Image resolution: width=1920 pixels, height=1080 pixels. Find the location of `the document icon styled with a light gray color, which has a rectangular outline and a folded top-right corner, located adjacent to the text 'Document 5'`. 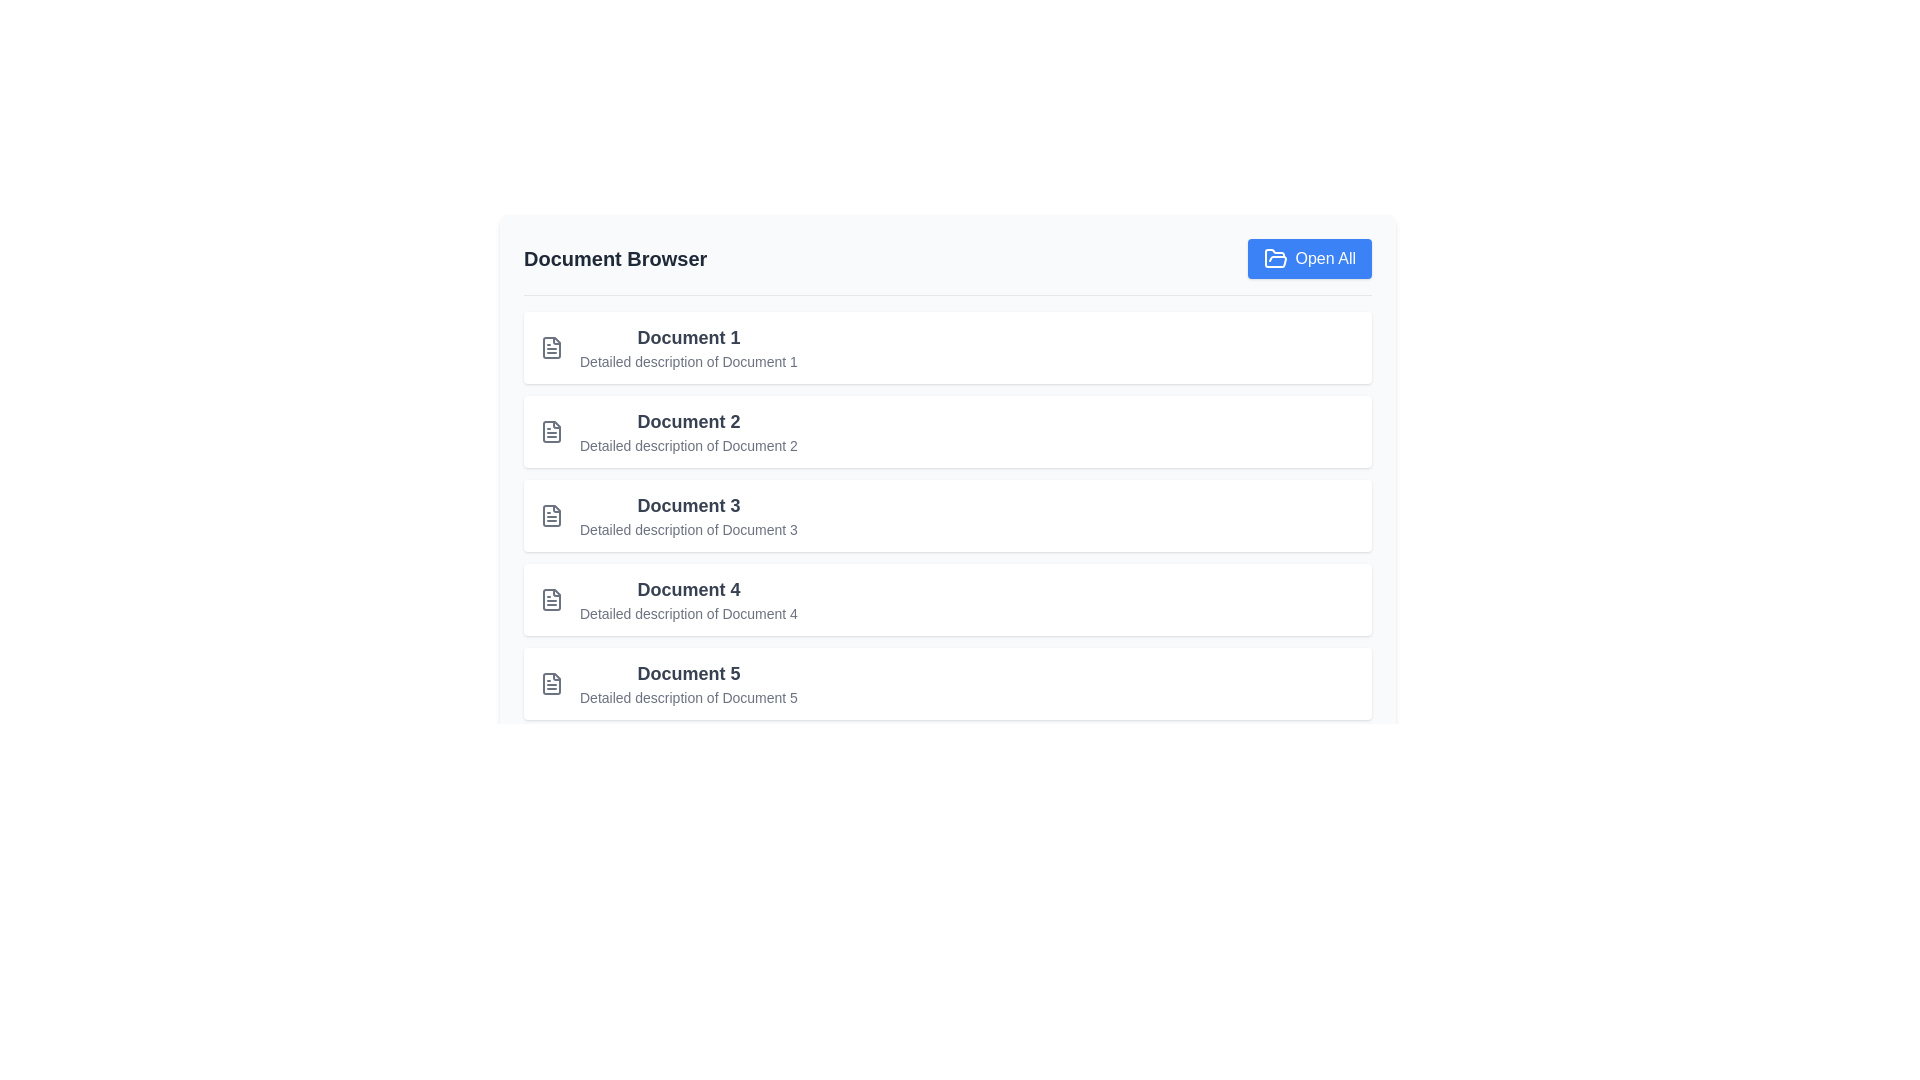

the document icon styled with a light gray color, which has a rectangular outline and a folded top-right corner, located adjacent to the text 'Document 5' is located at coordinates (552, 682).